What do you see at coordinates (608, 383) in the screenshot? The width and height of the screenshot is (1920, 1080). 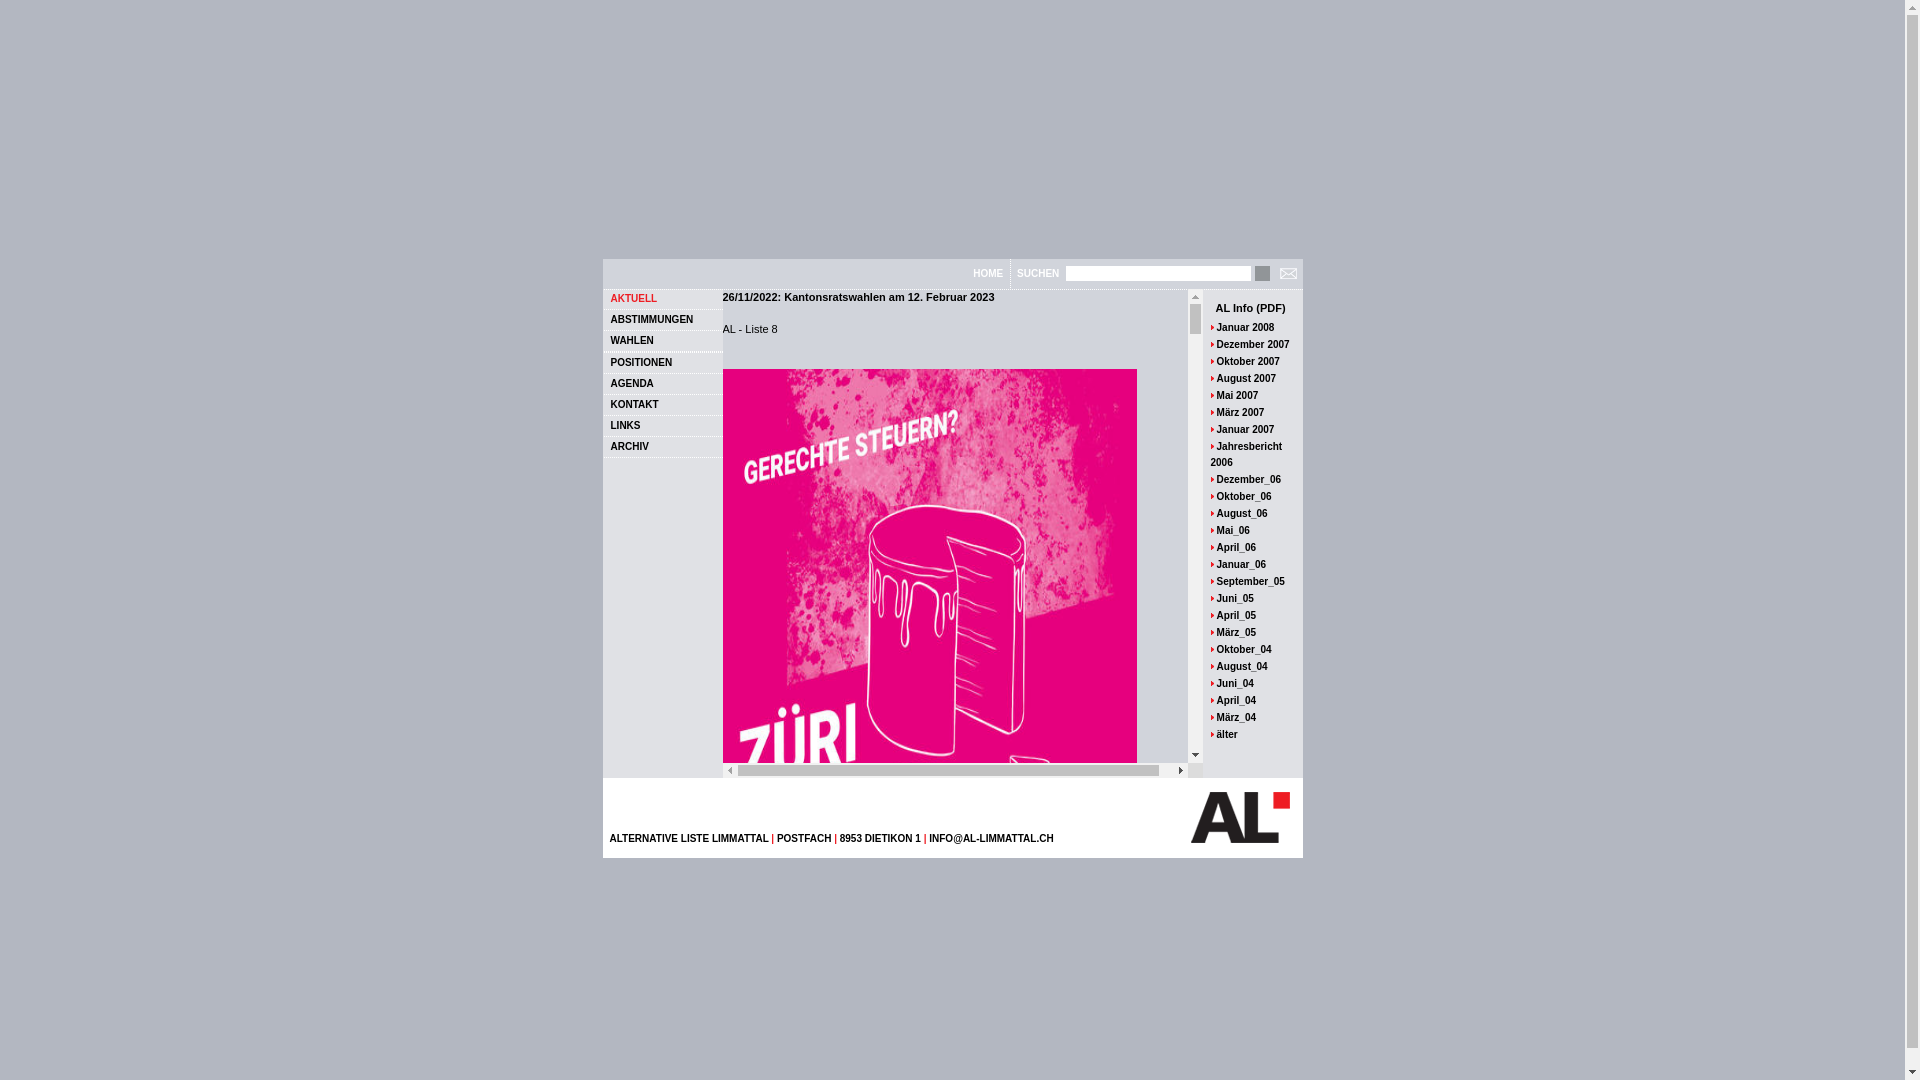 I see `'AGENDA'` at bounding box center [608, 383].